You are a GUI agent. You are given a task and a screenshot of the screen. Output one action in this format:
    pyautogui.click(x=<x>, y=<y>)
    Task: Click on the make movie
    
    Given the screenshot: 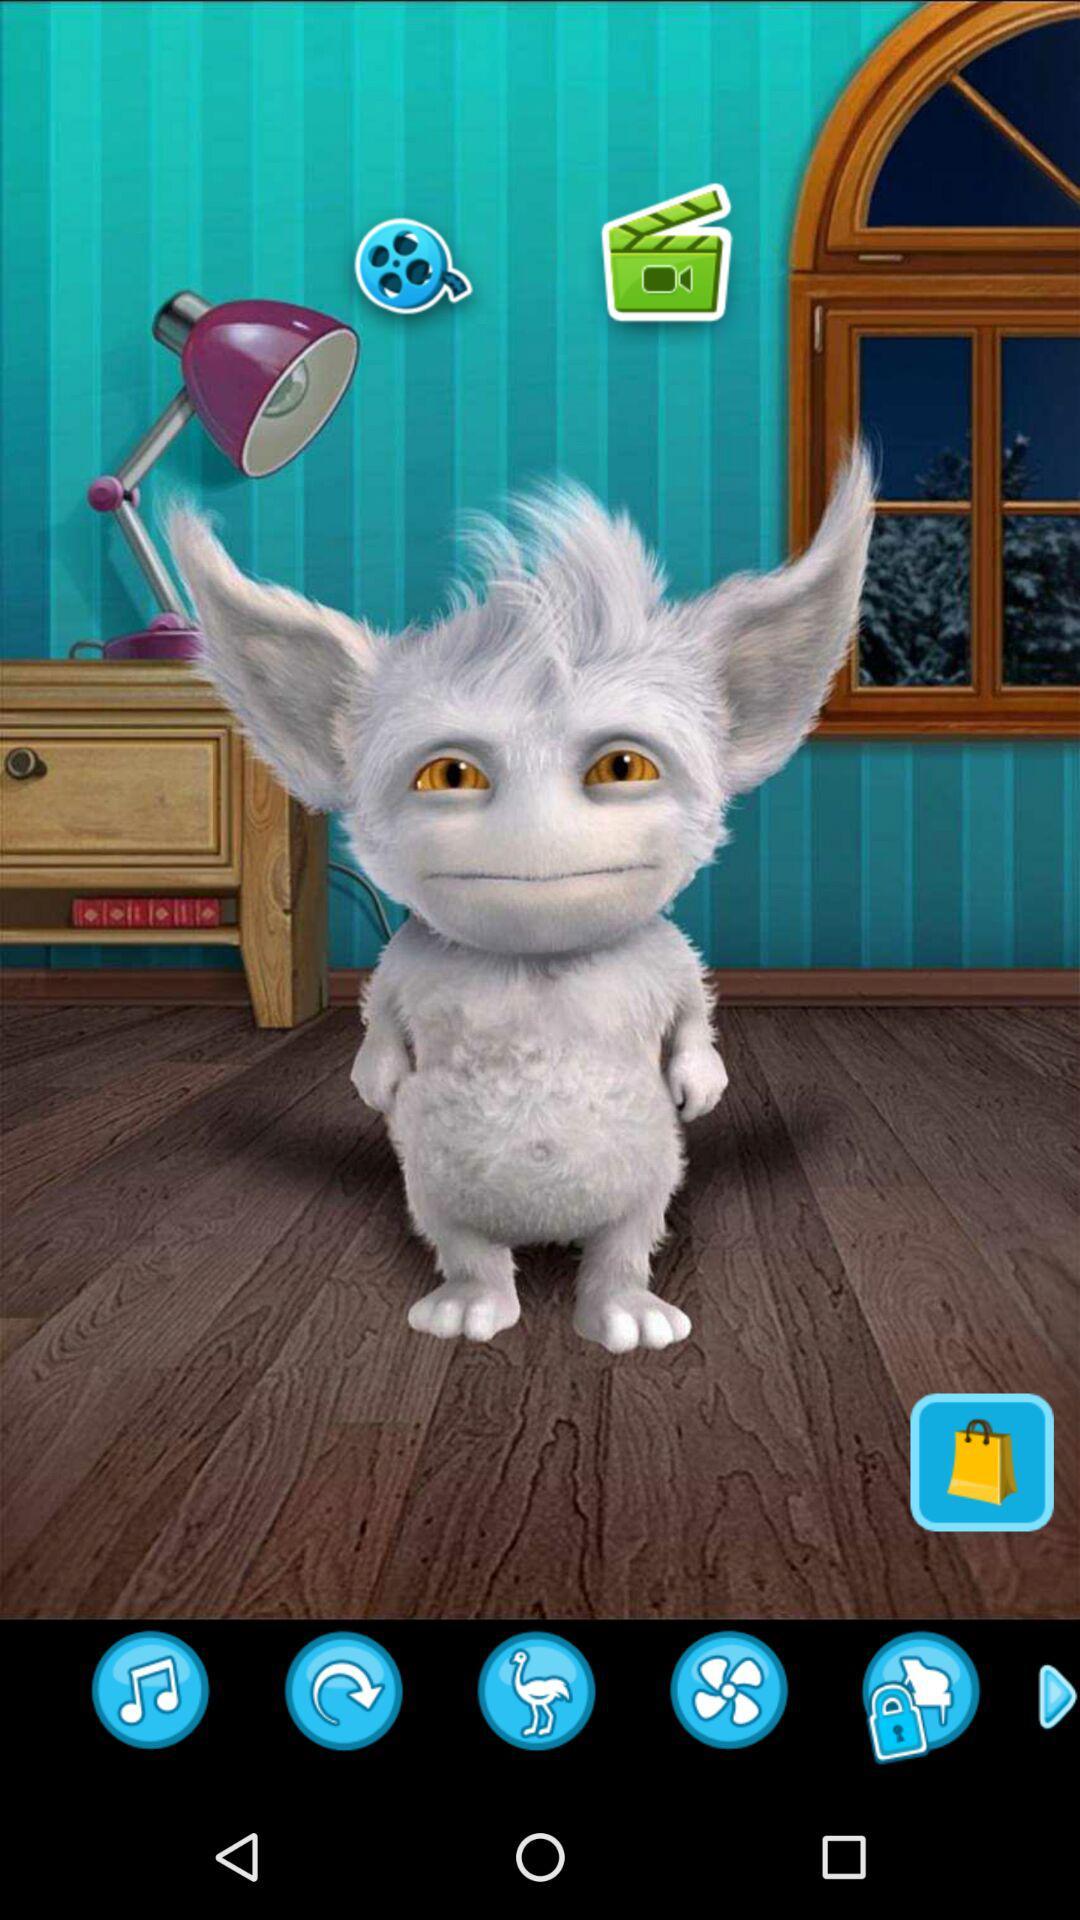 What is the action you would take?
    pyautogui.click(x=412, y=264)
    